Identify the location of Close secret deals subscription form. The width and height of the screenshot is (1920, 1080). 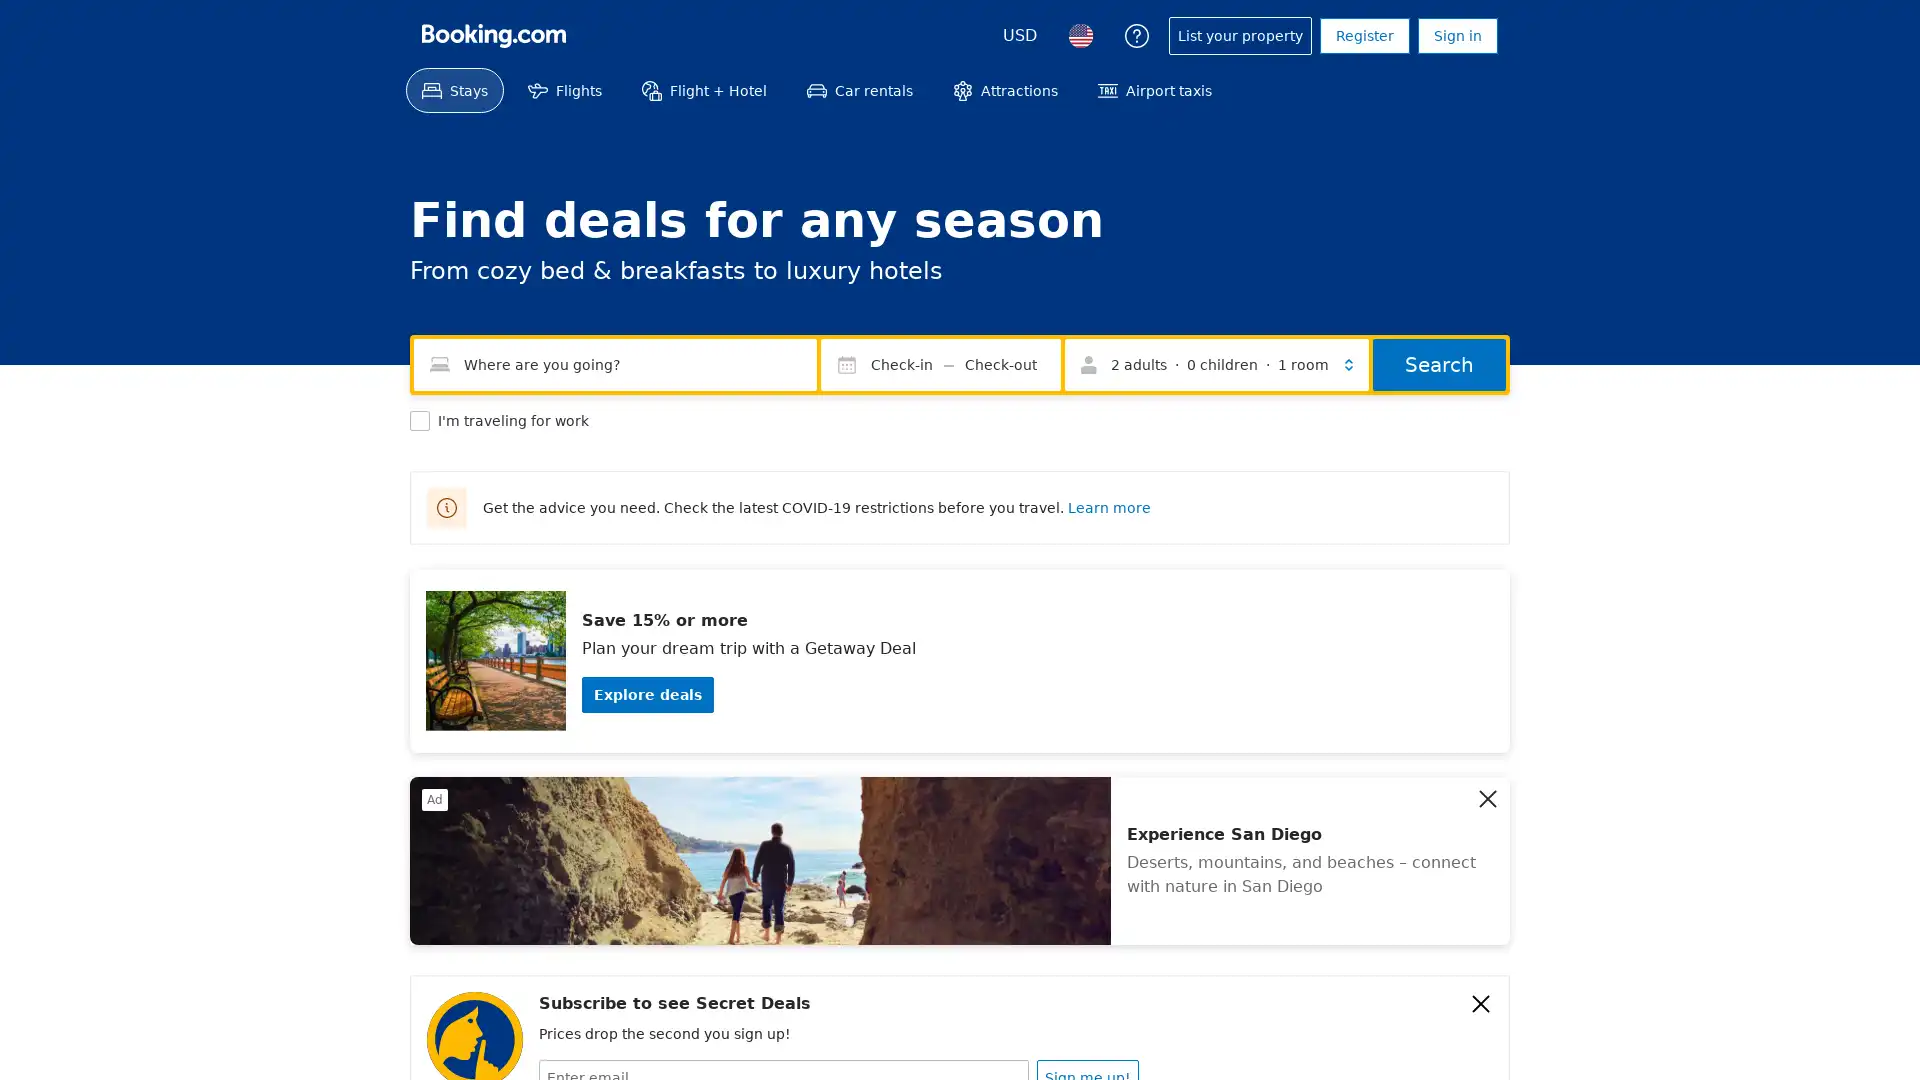
(1481, 1003).